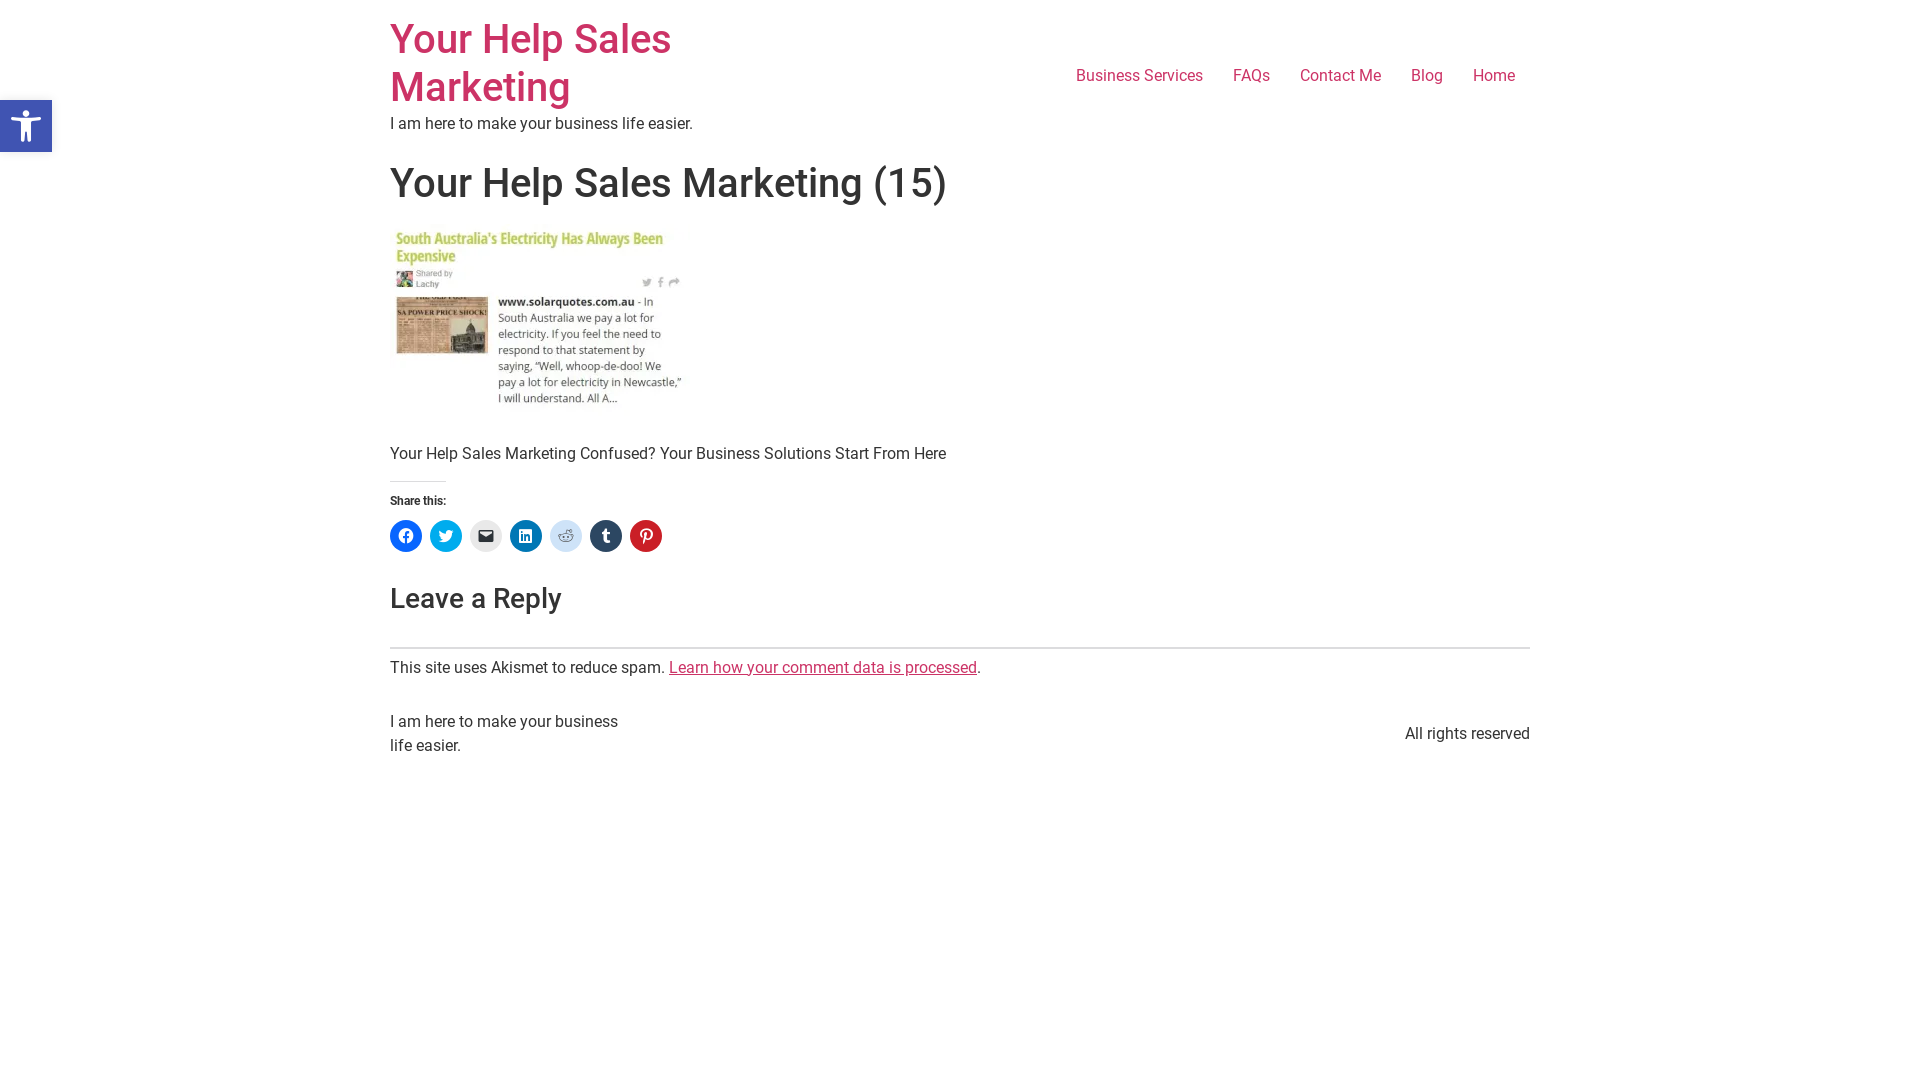 The width and height of the screenshot is (1920, 1080). I want to click on 'Your Help Sales Marketing', so click(531, 62).